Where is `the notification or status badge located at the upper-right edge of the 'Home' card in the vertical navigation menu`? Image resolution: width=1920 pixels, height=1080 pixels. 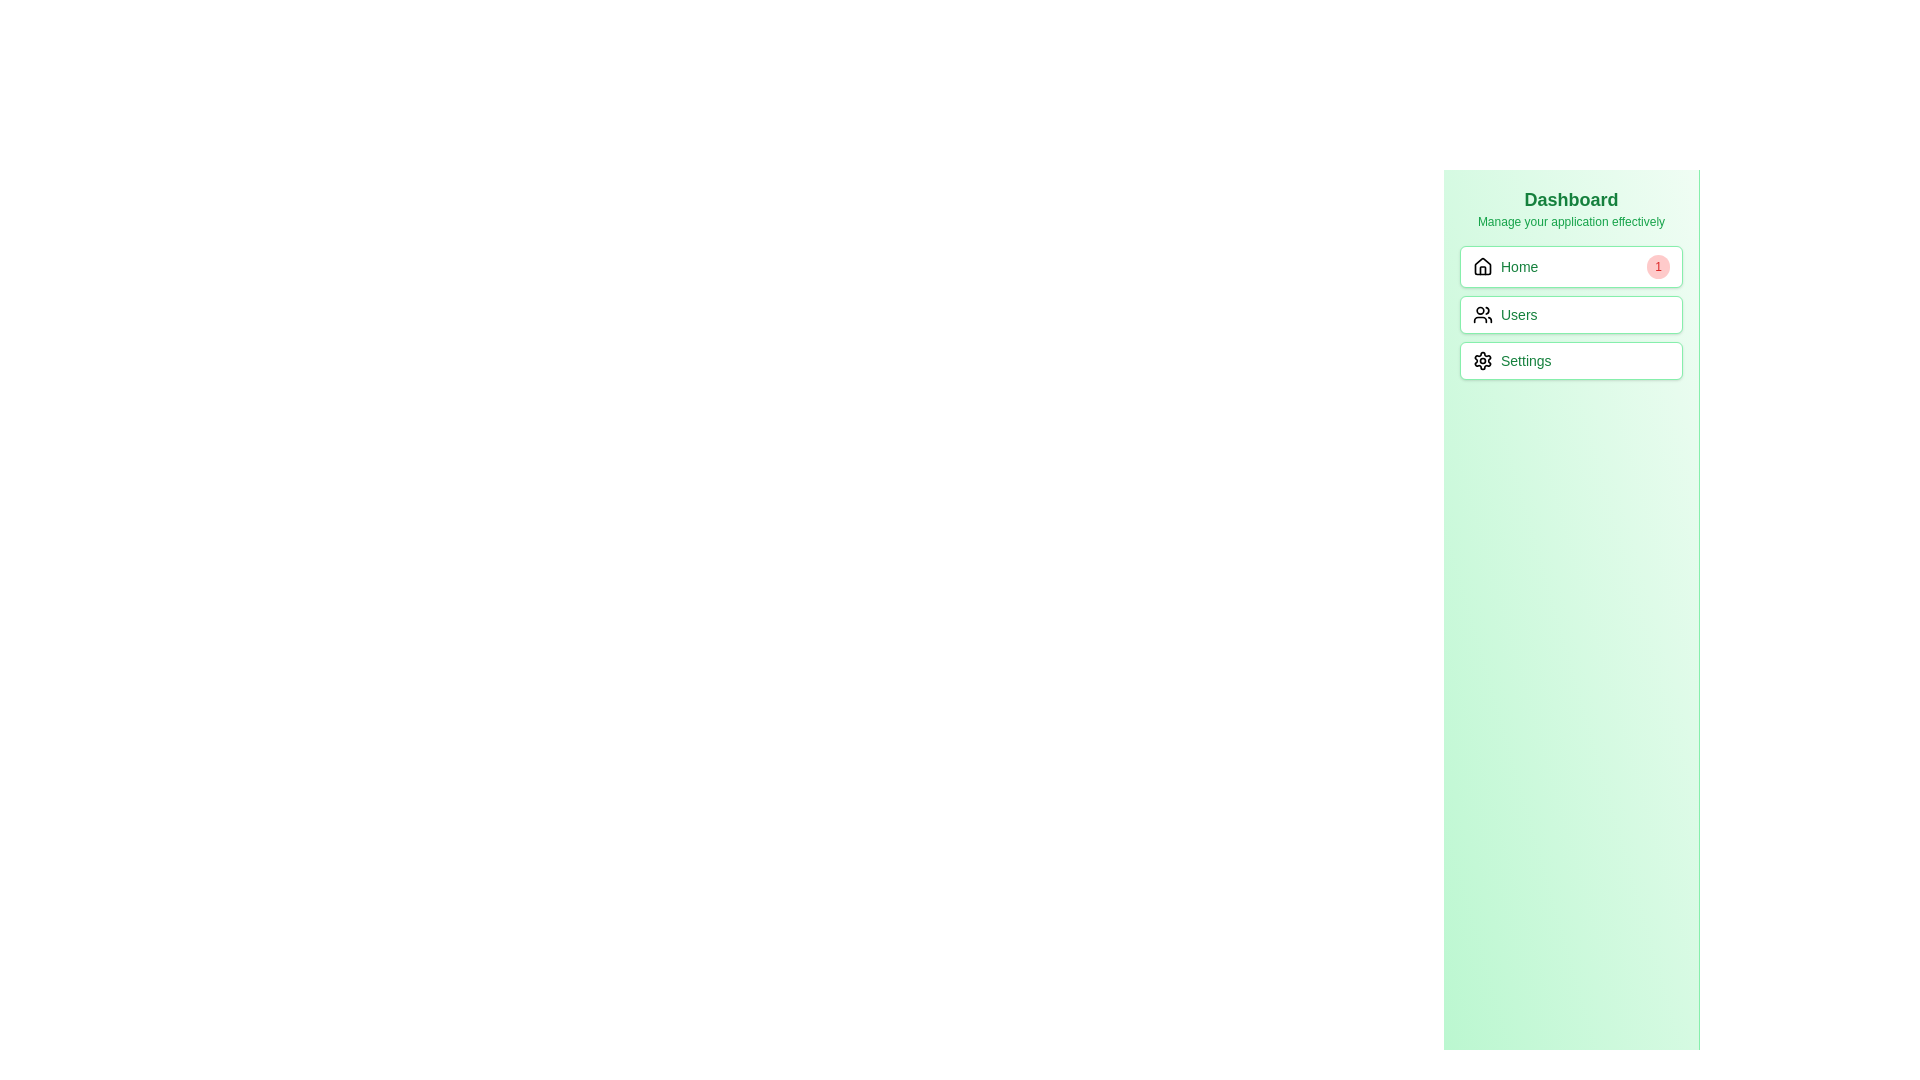
the notification or status badge located at the upper-right edge of the 'Home' card in the vertical navigation menu is located at coordinates (1658, 265).